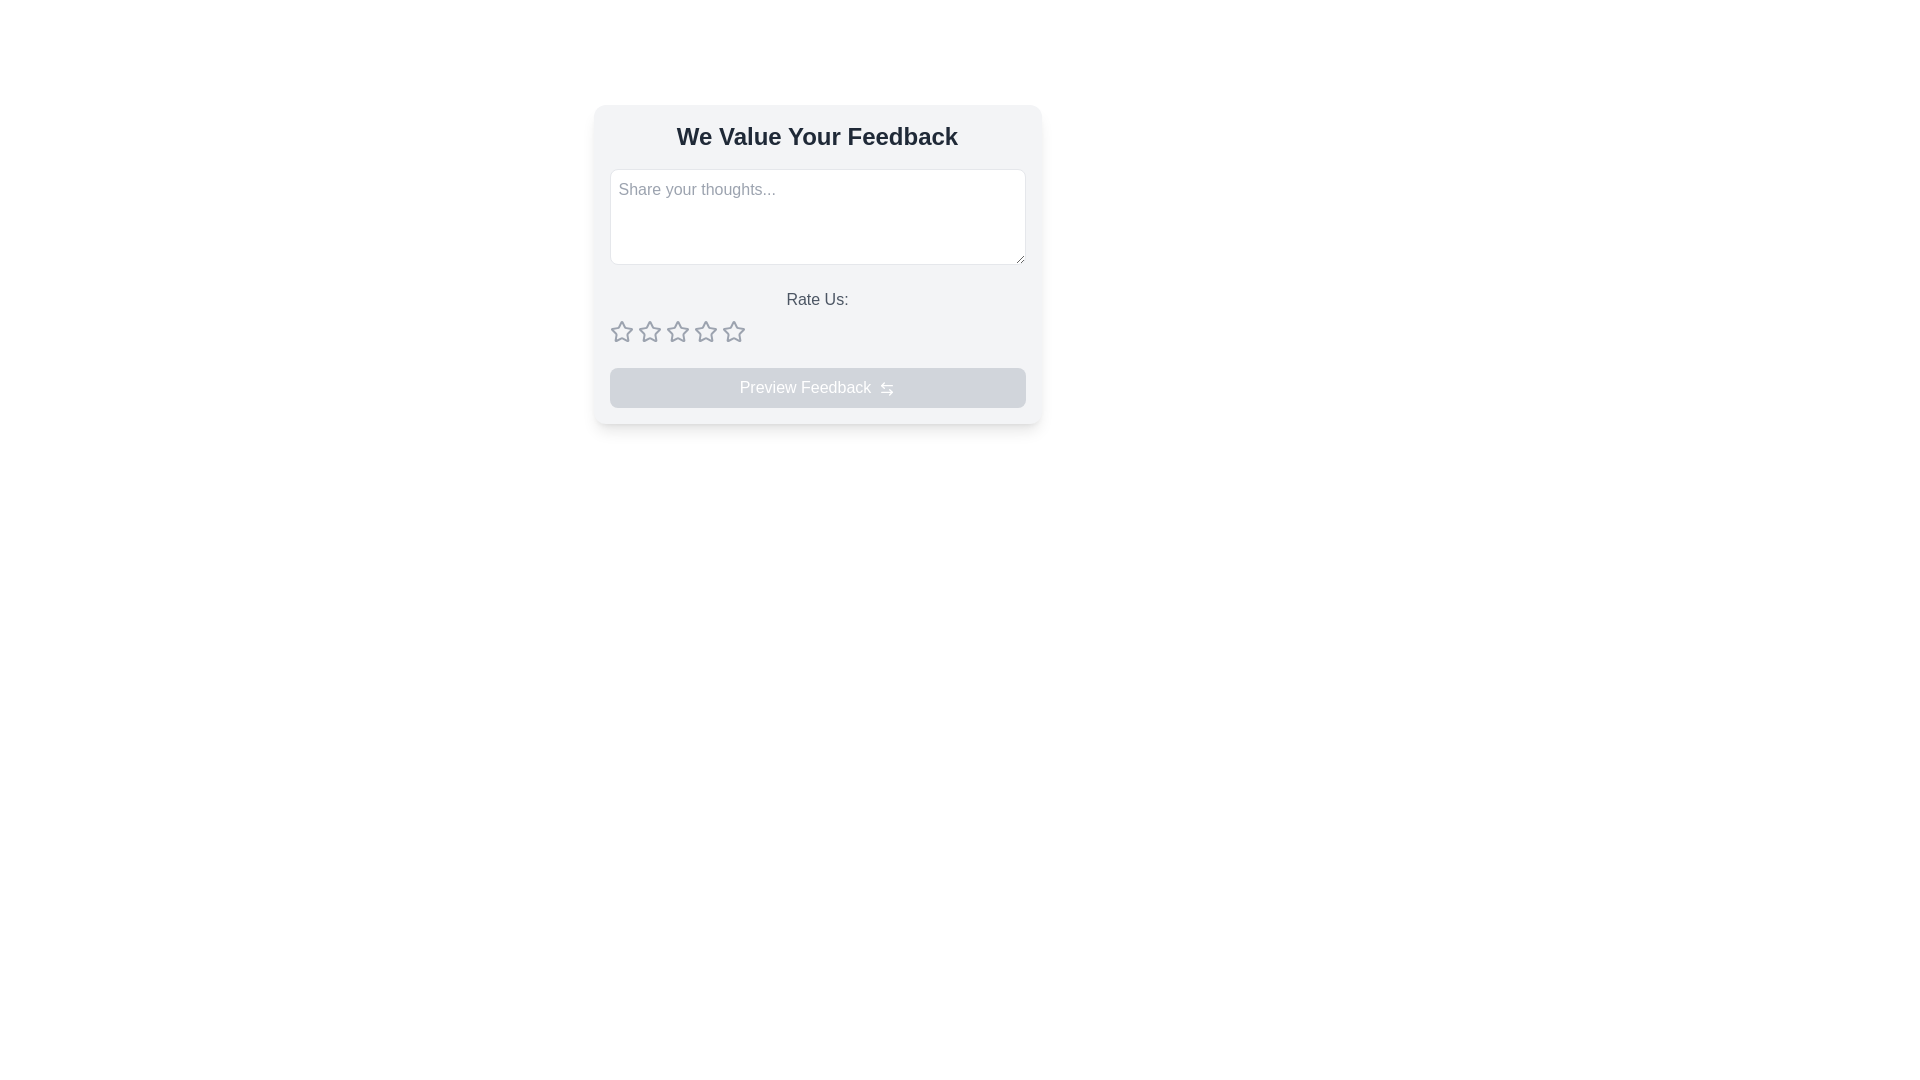  Describe the element at coordinates (620, 330) in the screenshot. I see `the leftmost star icon to register a one-star rating in the feedback form located below the 'Rate Us:' label` at that location.